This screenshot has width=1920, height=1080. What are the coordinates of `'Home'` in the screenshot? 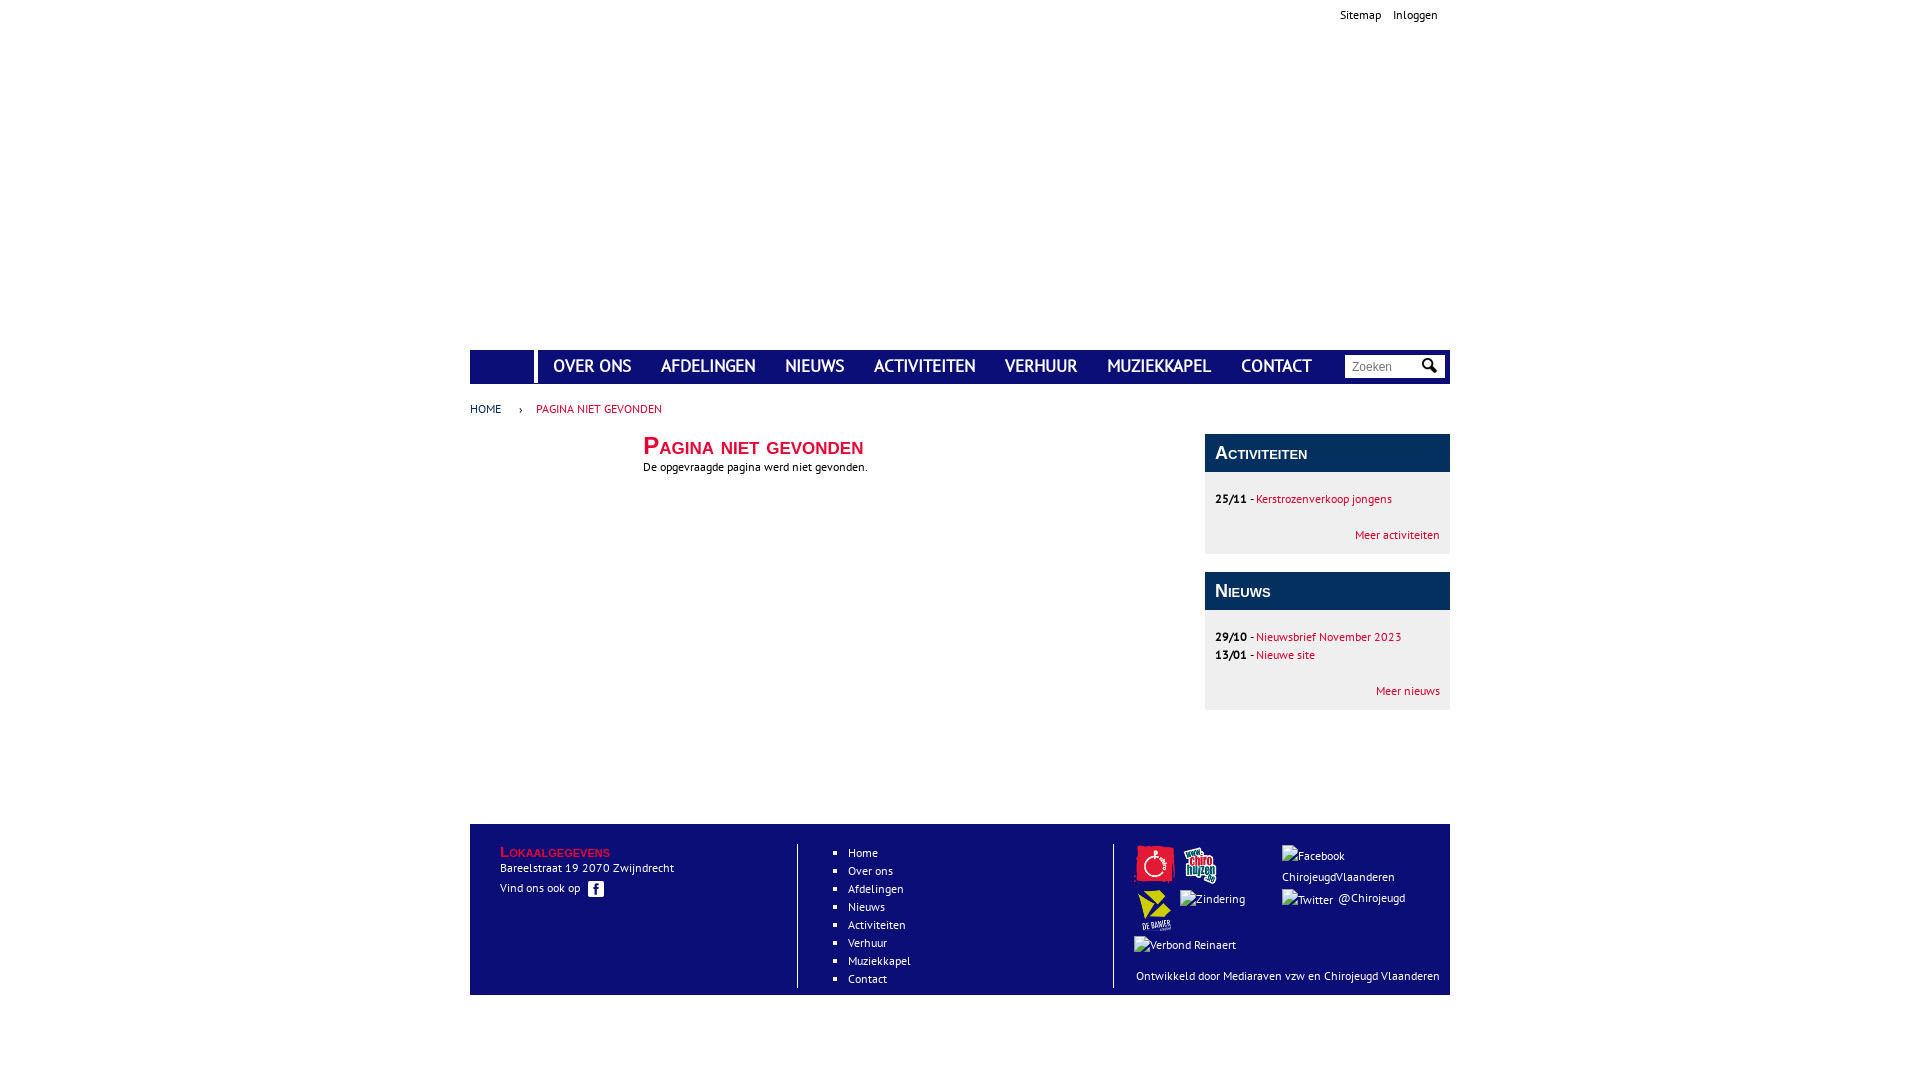 It's located at (863, 852).